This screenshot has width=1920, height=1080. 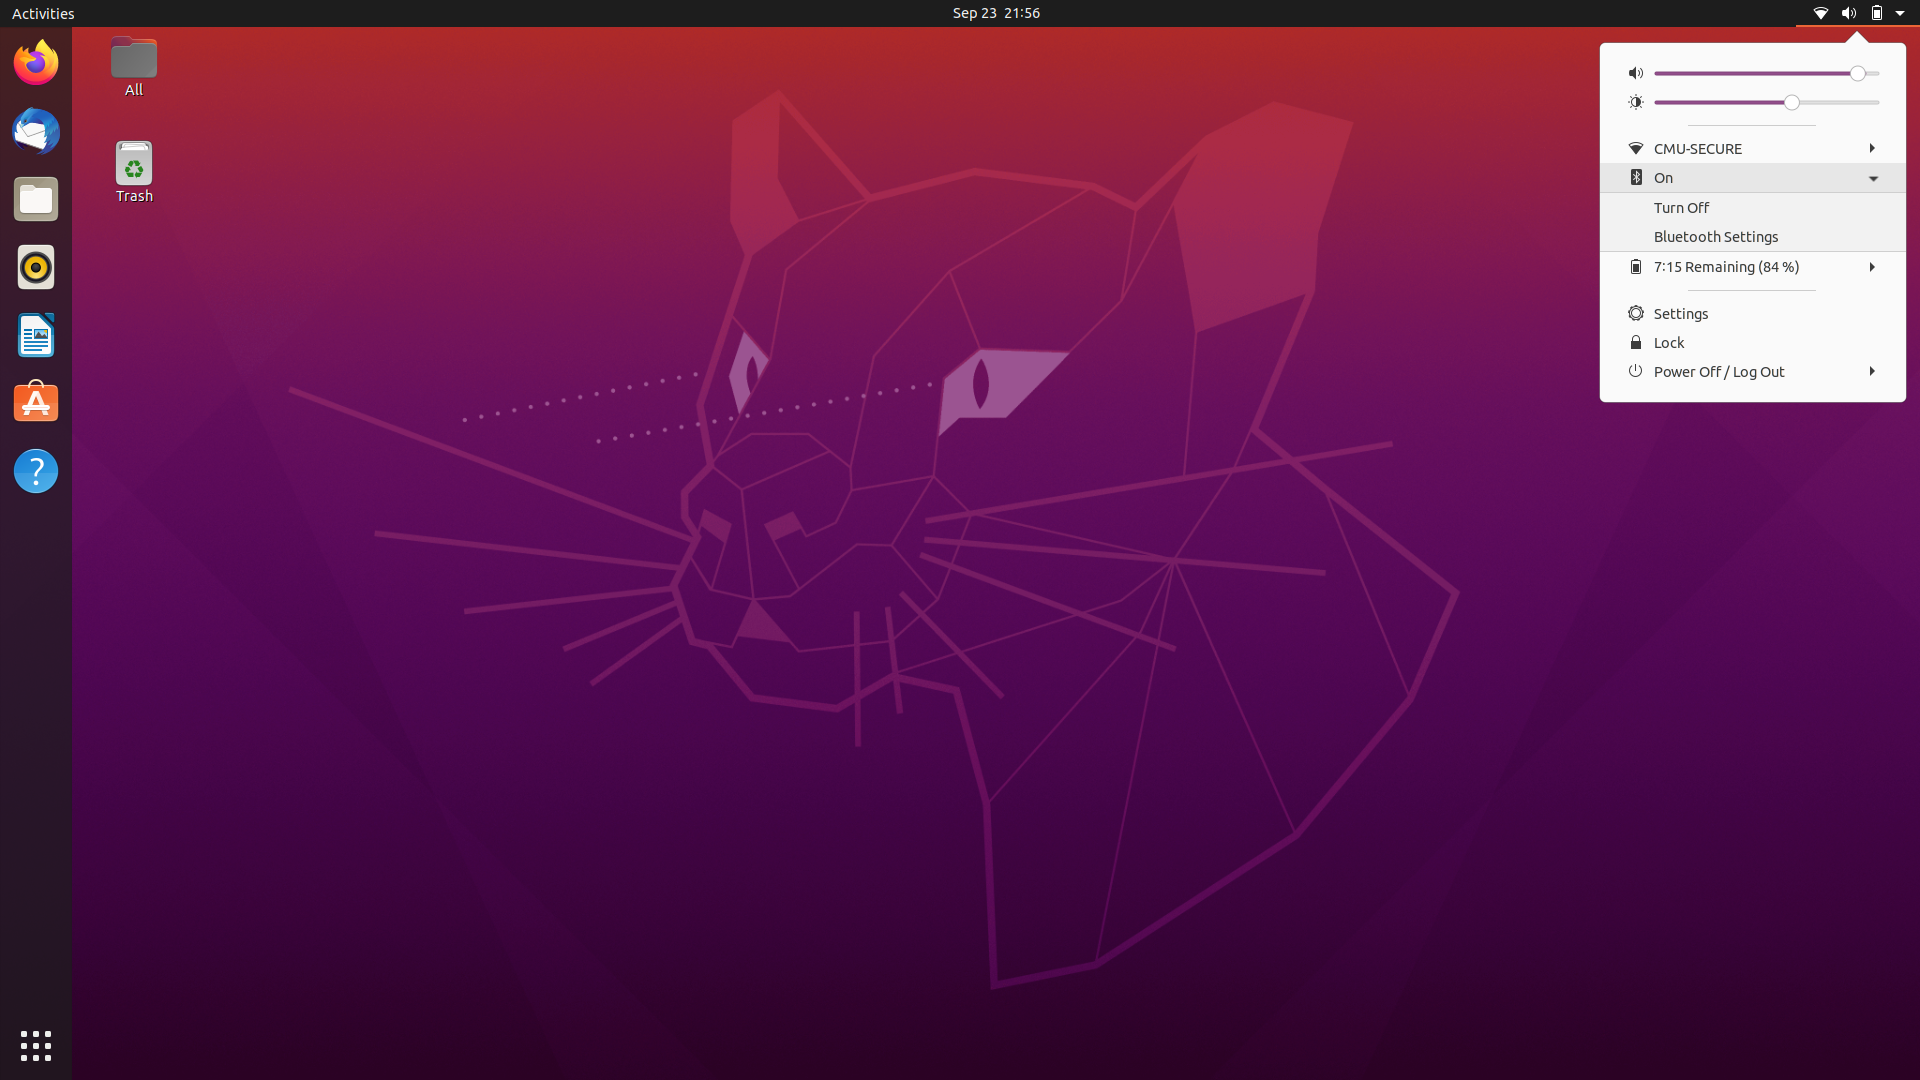 I want to click on Raise the audio level, so click(x=3564480, y=14580).